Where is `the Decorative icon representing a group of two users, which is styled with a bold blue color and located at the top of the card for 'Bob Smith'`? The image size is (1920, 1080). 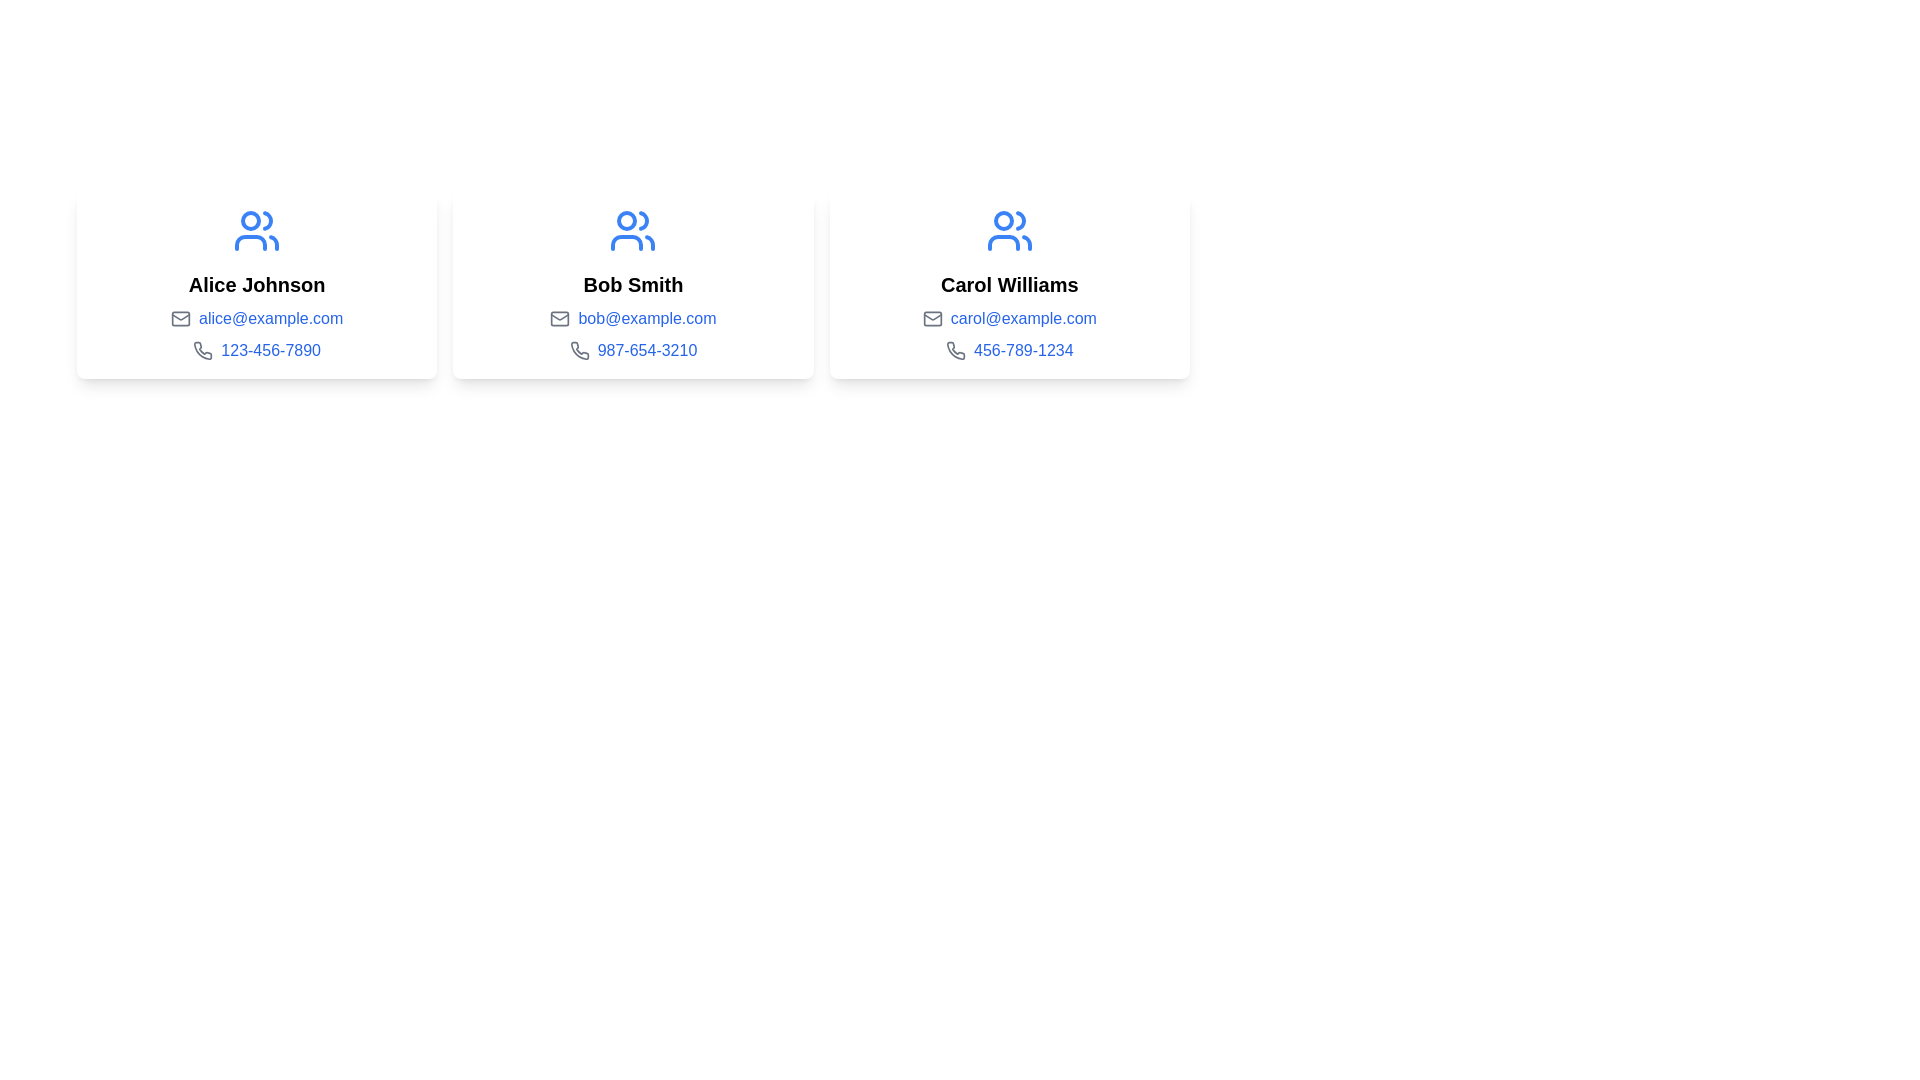 the Decorative icon representing a group of two users, which is styled with a bold blue color and located at the top of the card for 'Bob Smith' is located at coordinates (632, 230).